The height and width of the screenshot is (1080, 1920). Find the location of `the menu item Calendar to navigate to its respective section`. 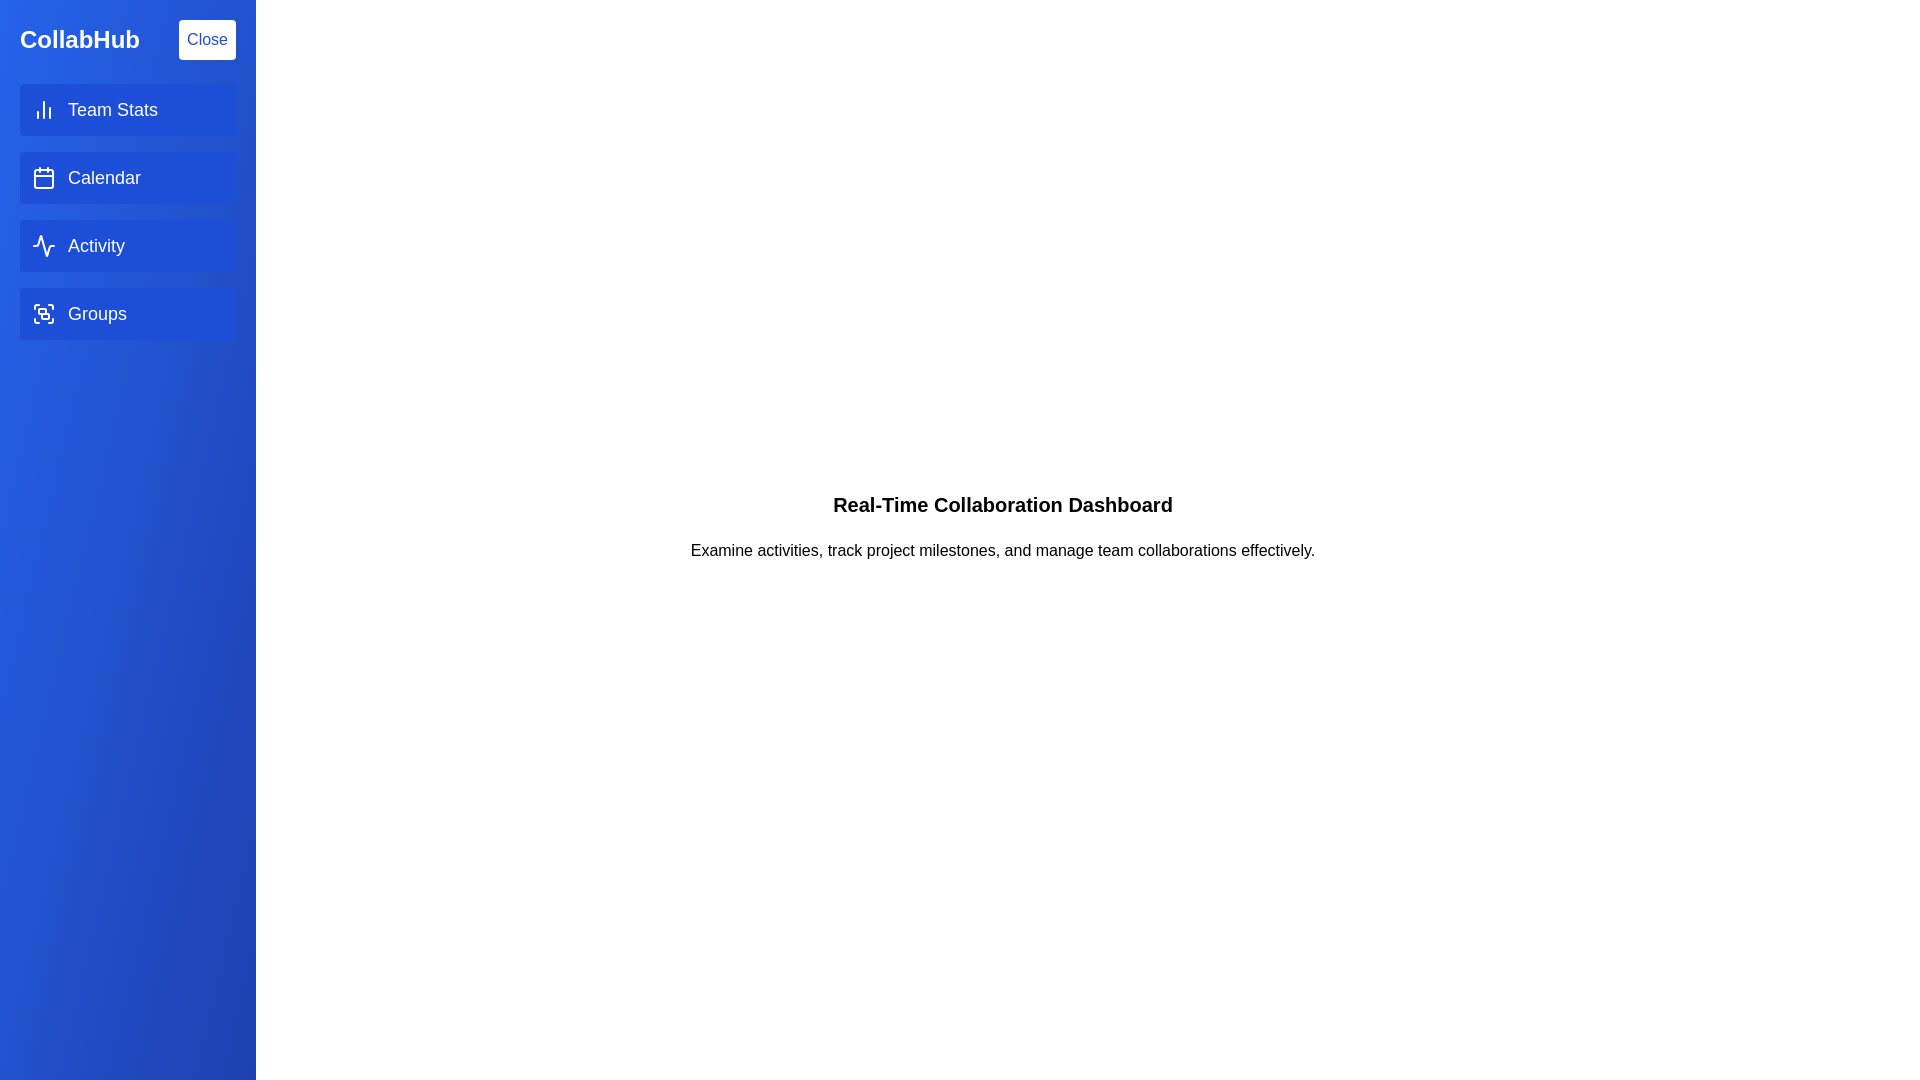

the menu item Calendar to navigate to its respective section is located at coordinates (127, 176).